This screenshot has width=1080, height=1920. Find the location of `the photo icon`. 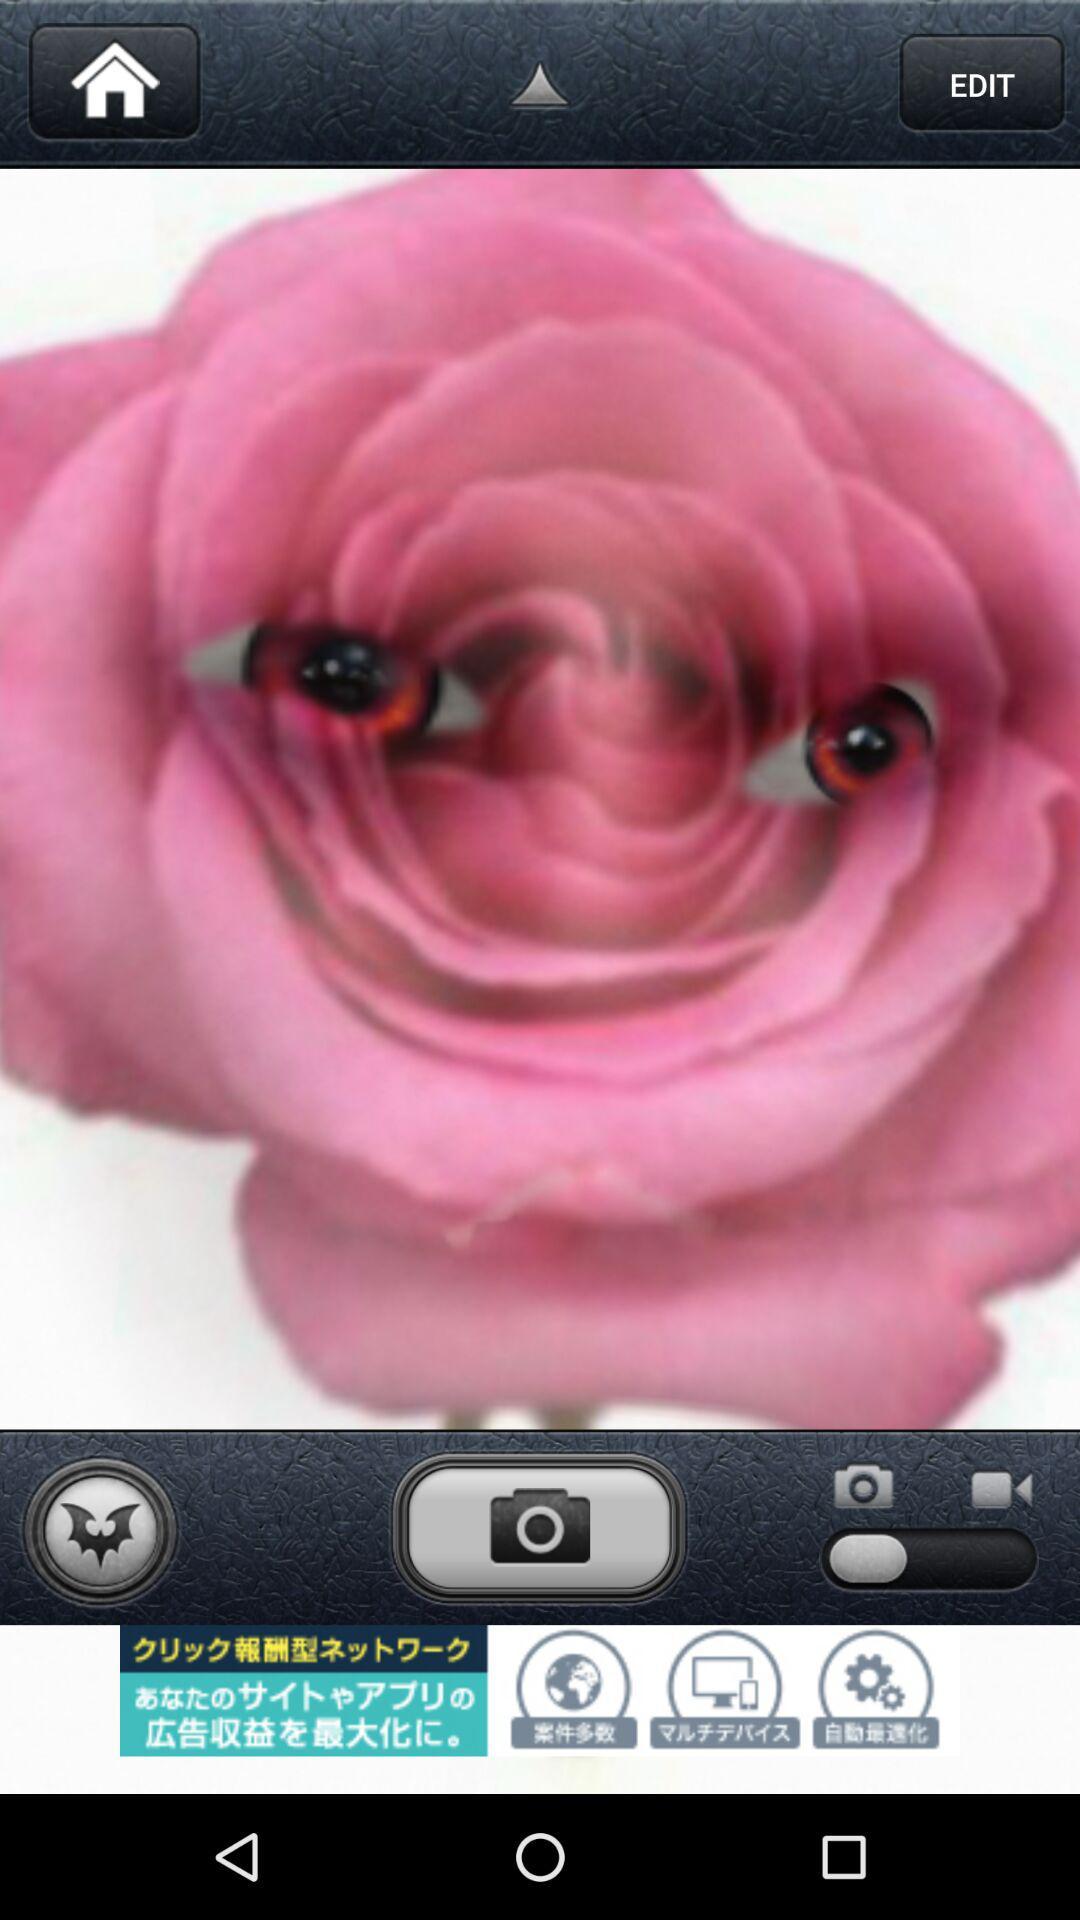

the photo icon is located at coordinates (538, 1634).